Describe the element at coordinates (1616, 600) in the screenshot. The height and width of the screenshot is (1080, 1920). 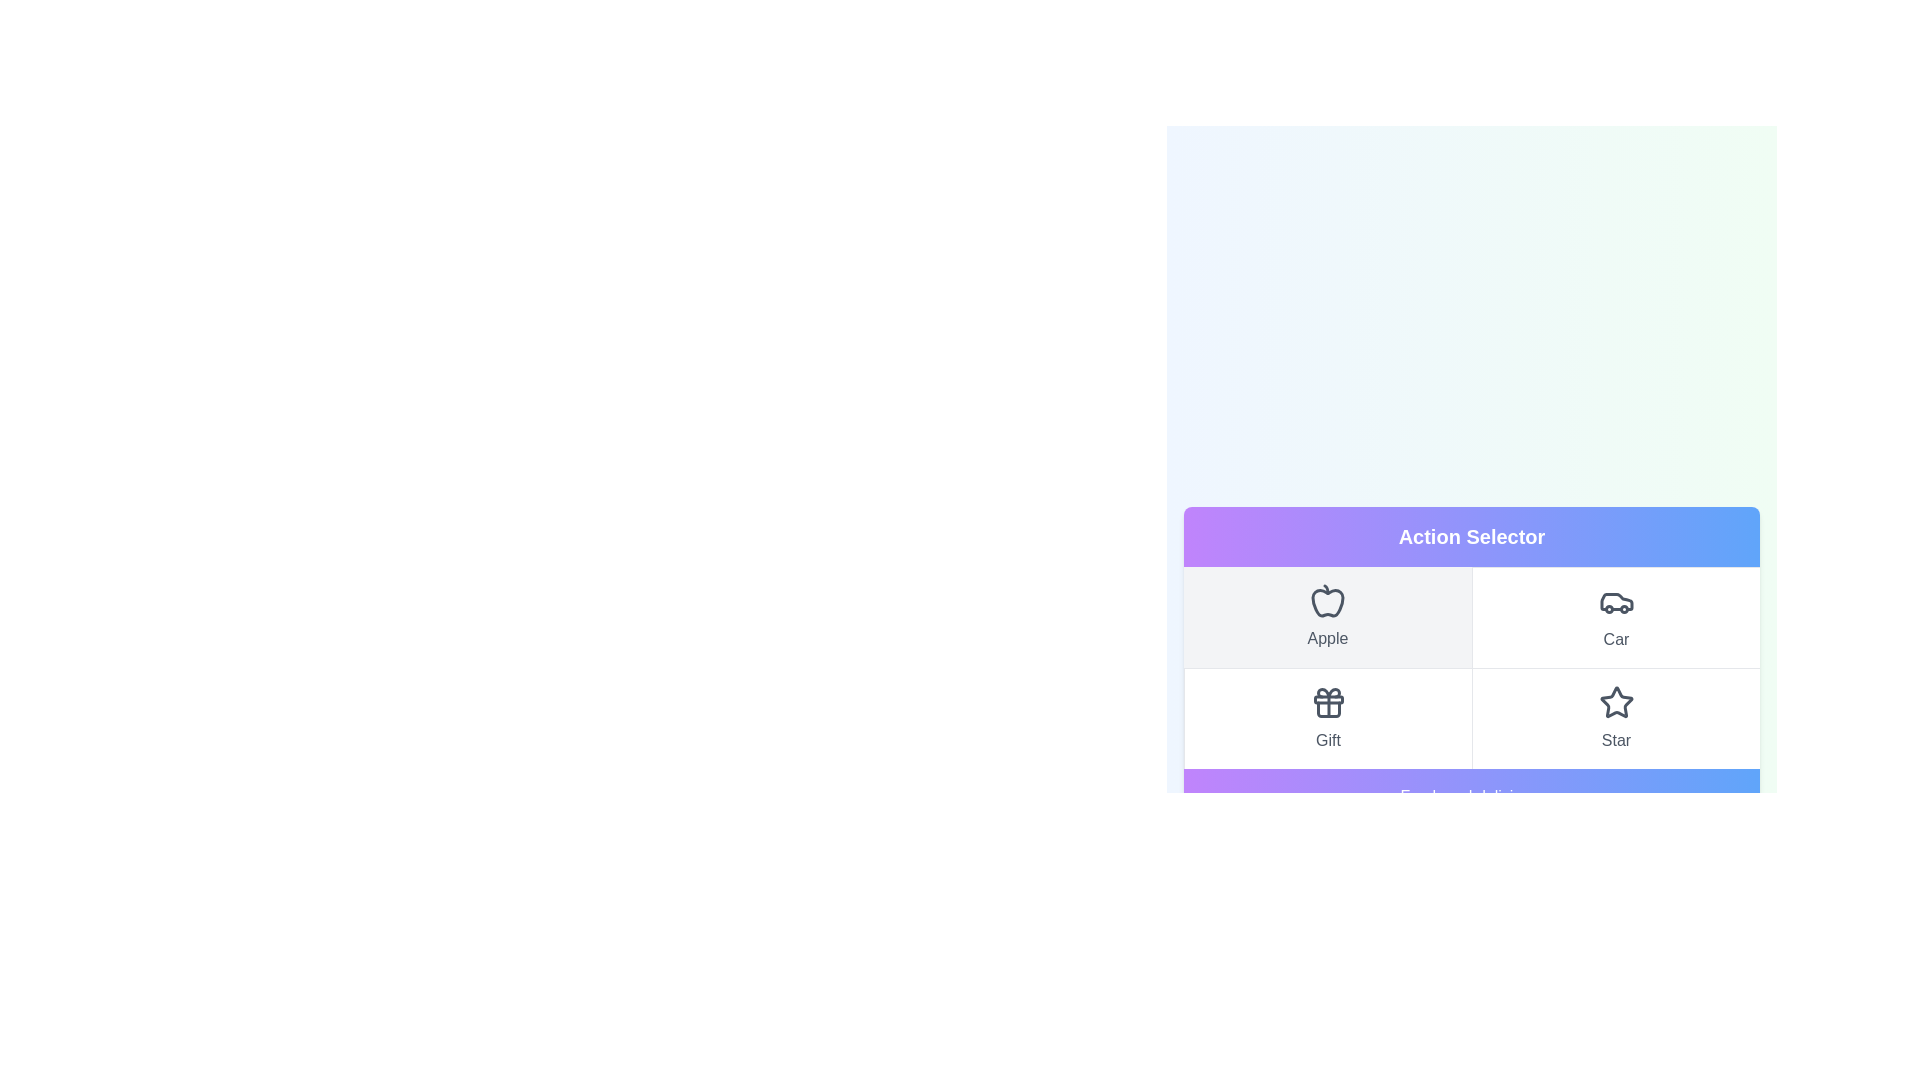
I see `the car icon located in the top-right cell of the 2x2 grid under the 'Action Selector' header` at that location.